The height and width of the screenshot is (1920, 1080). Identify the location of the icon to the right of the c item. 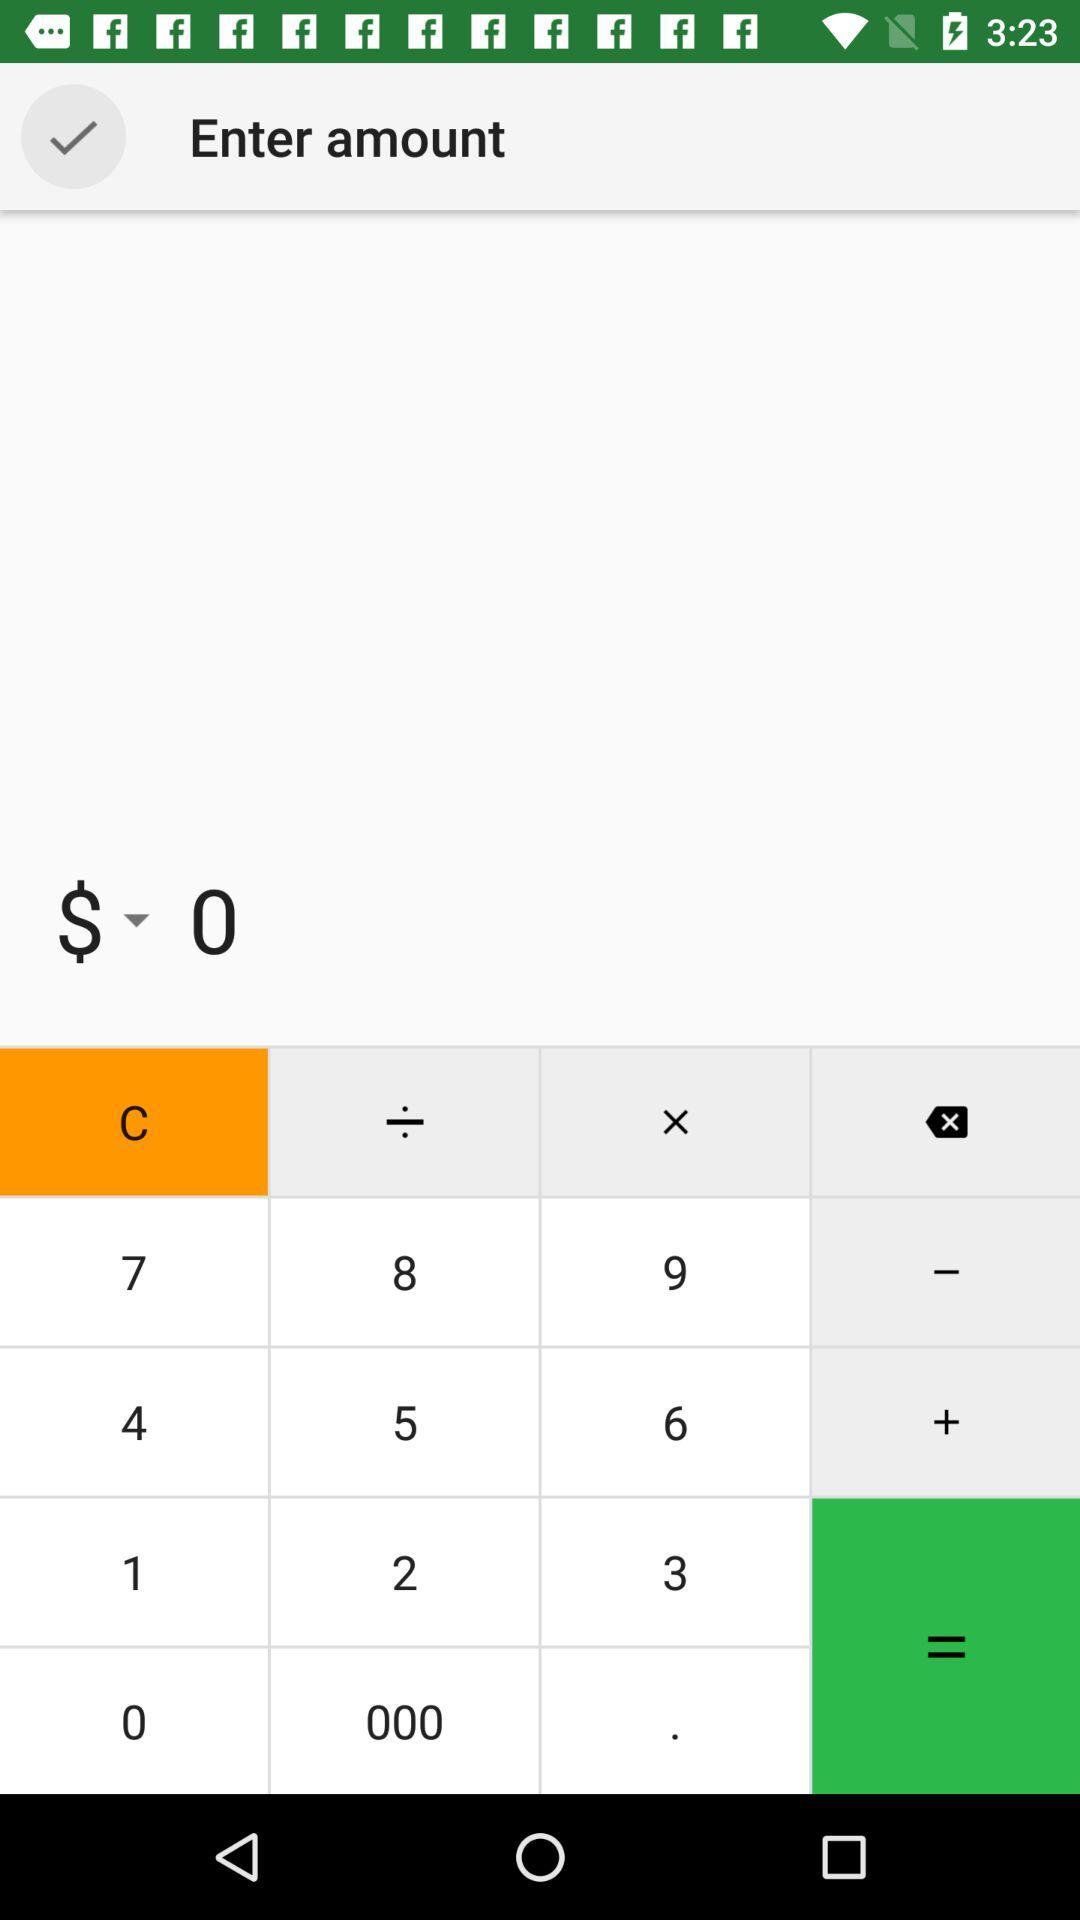
(404, 1271).